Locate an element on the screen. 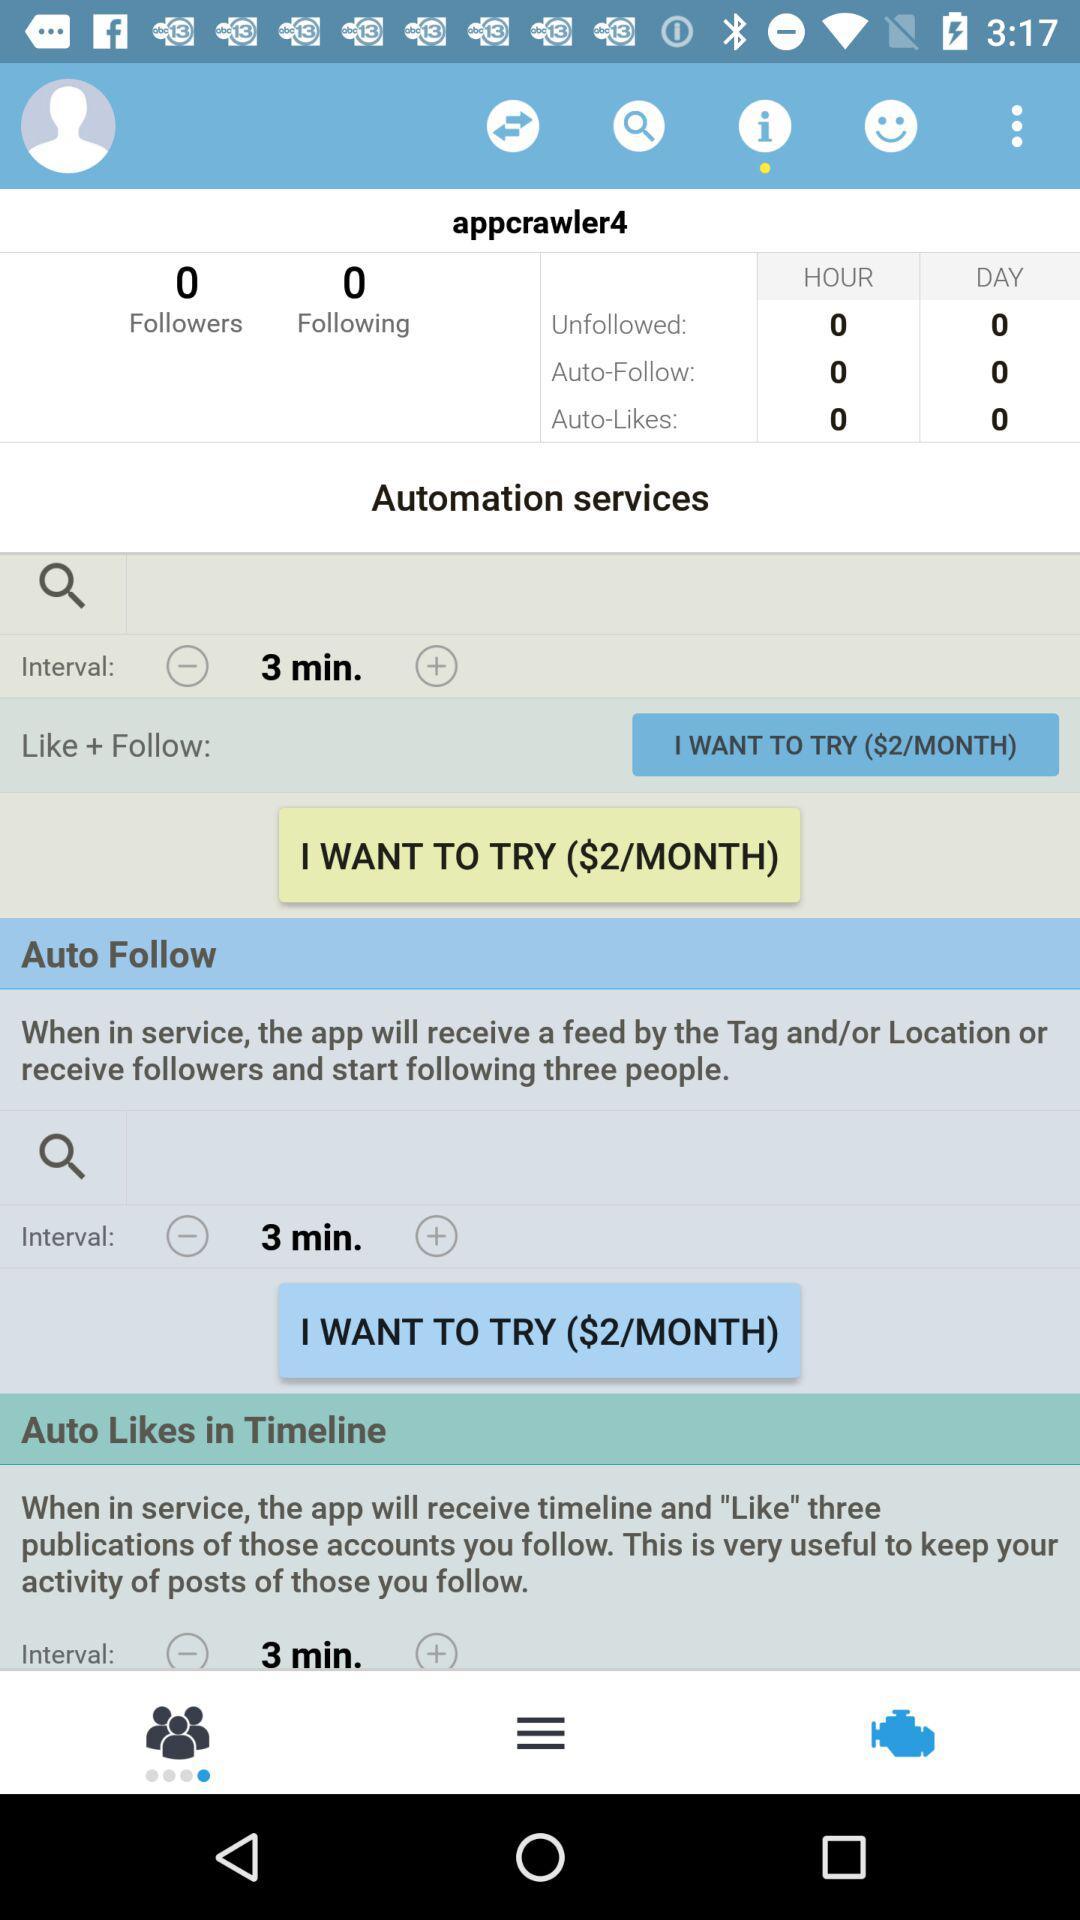  moer option is located at coordinates (540, 1730).